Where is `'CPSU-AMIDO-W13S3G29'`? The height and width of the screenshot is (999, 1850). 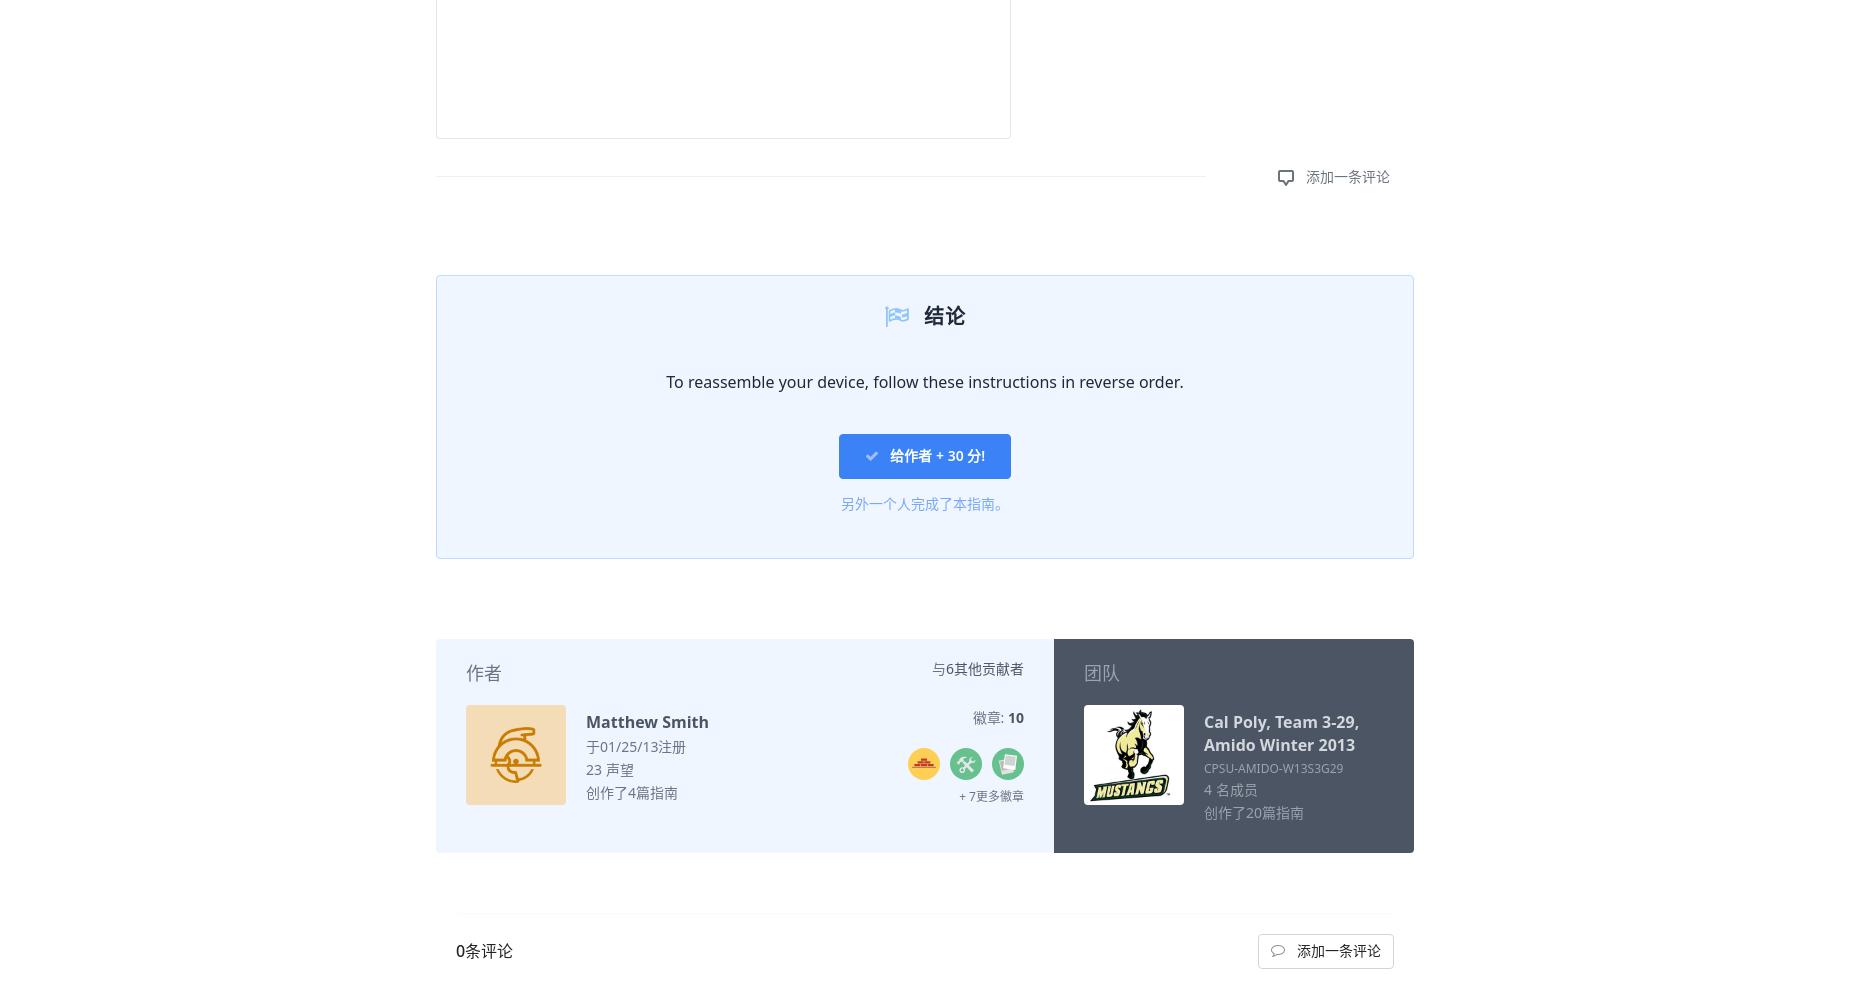
'CPSU-AMIDO-W13S3G29' is located at coordinates (1272, 766).